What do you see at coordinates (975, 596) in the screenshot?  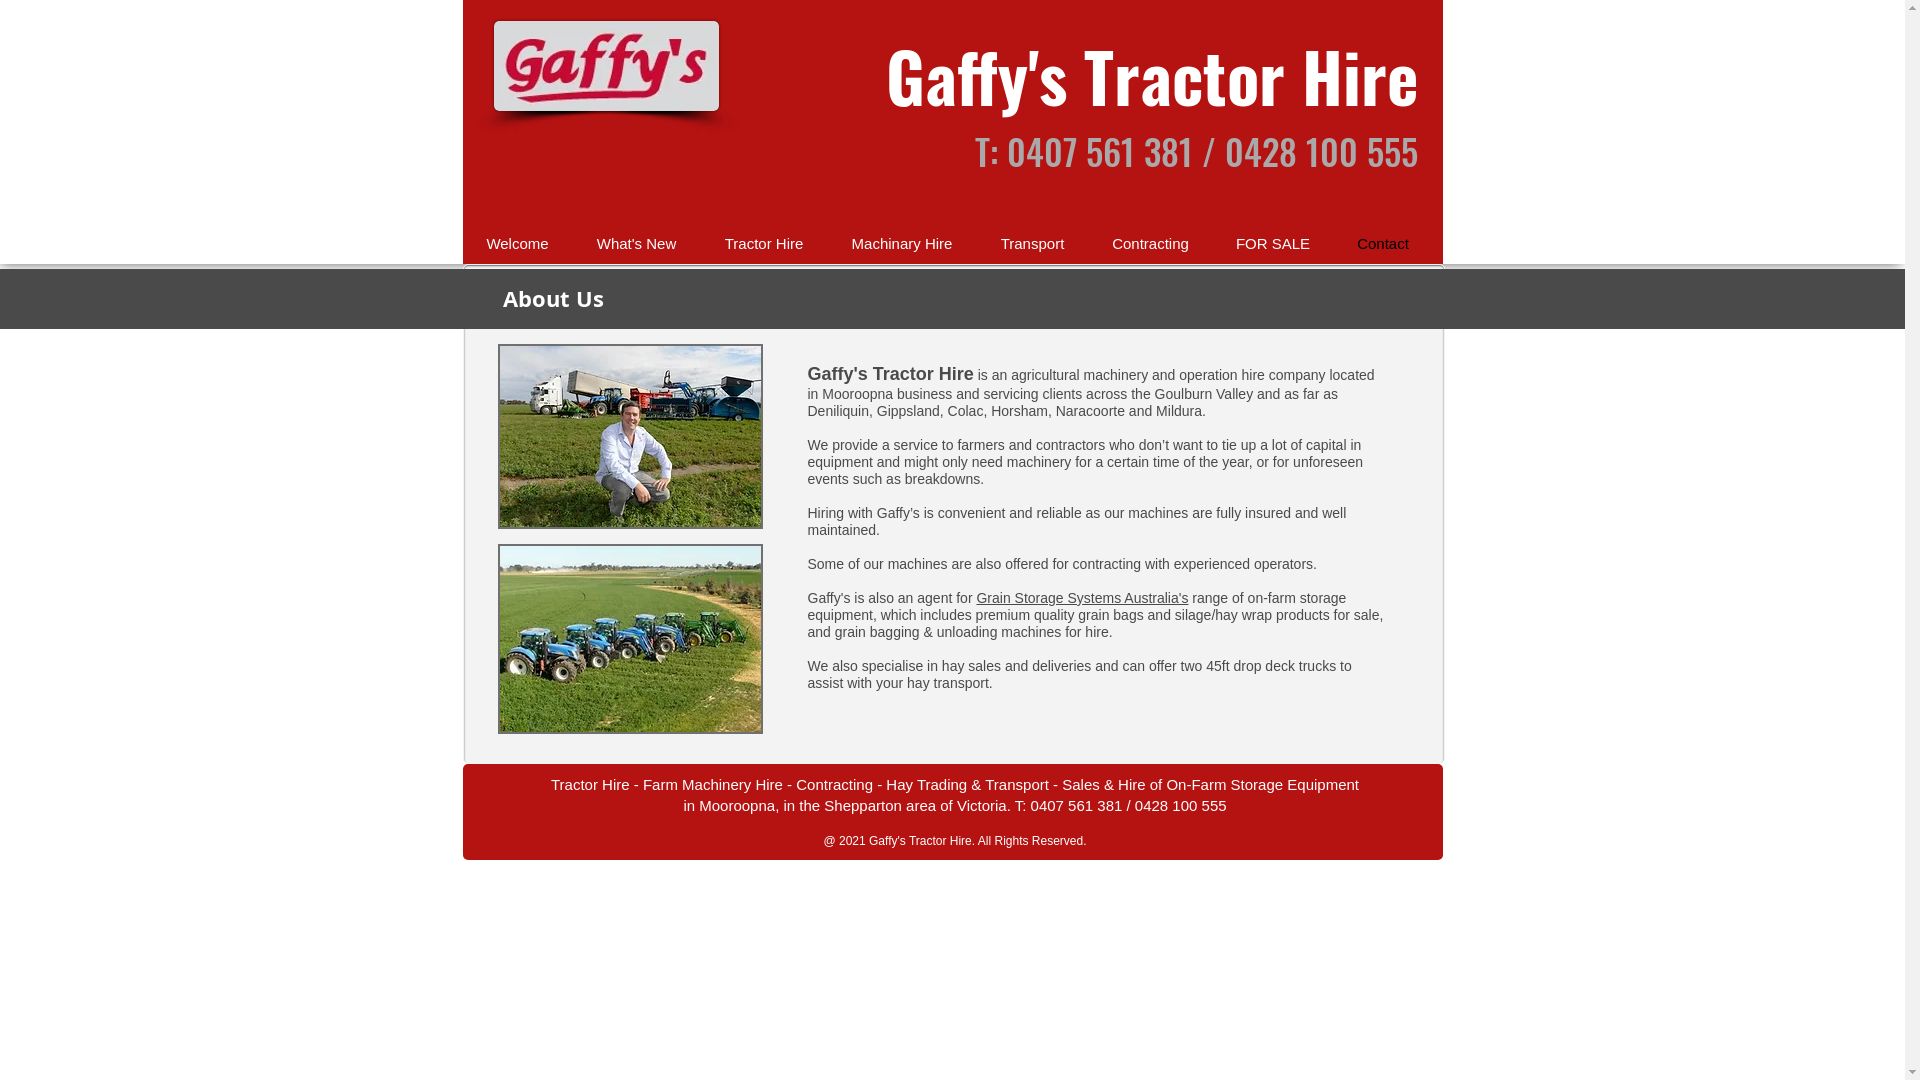 I see `'Grain Storage Systems Australia's'` at bounding box center [975, 596].